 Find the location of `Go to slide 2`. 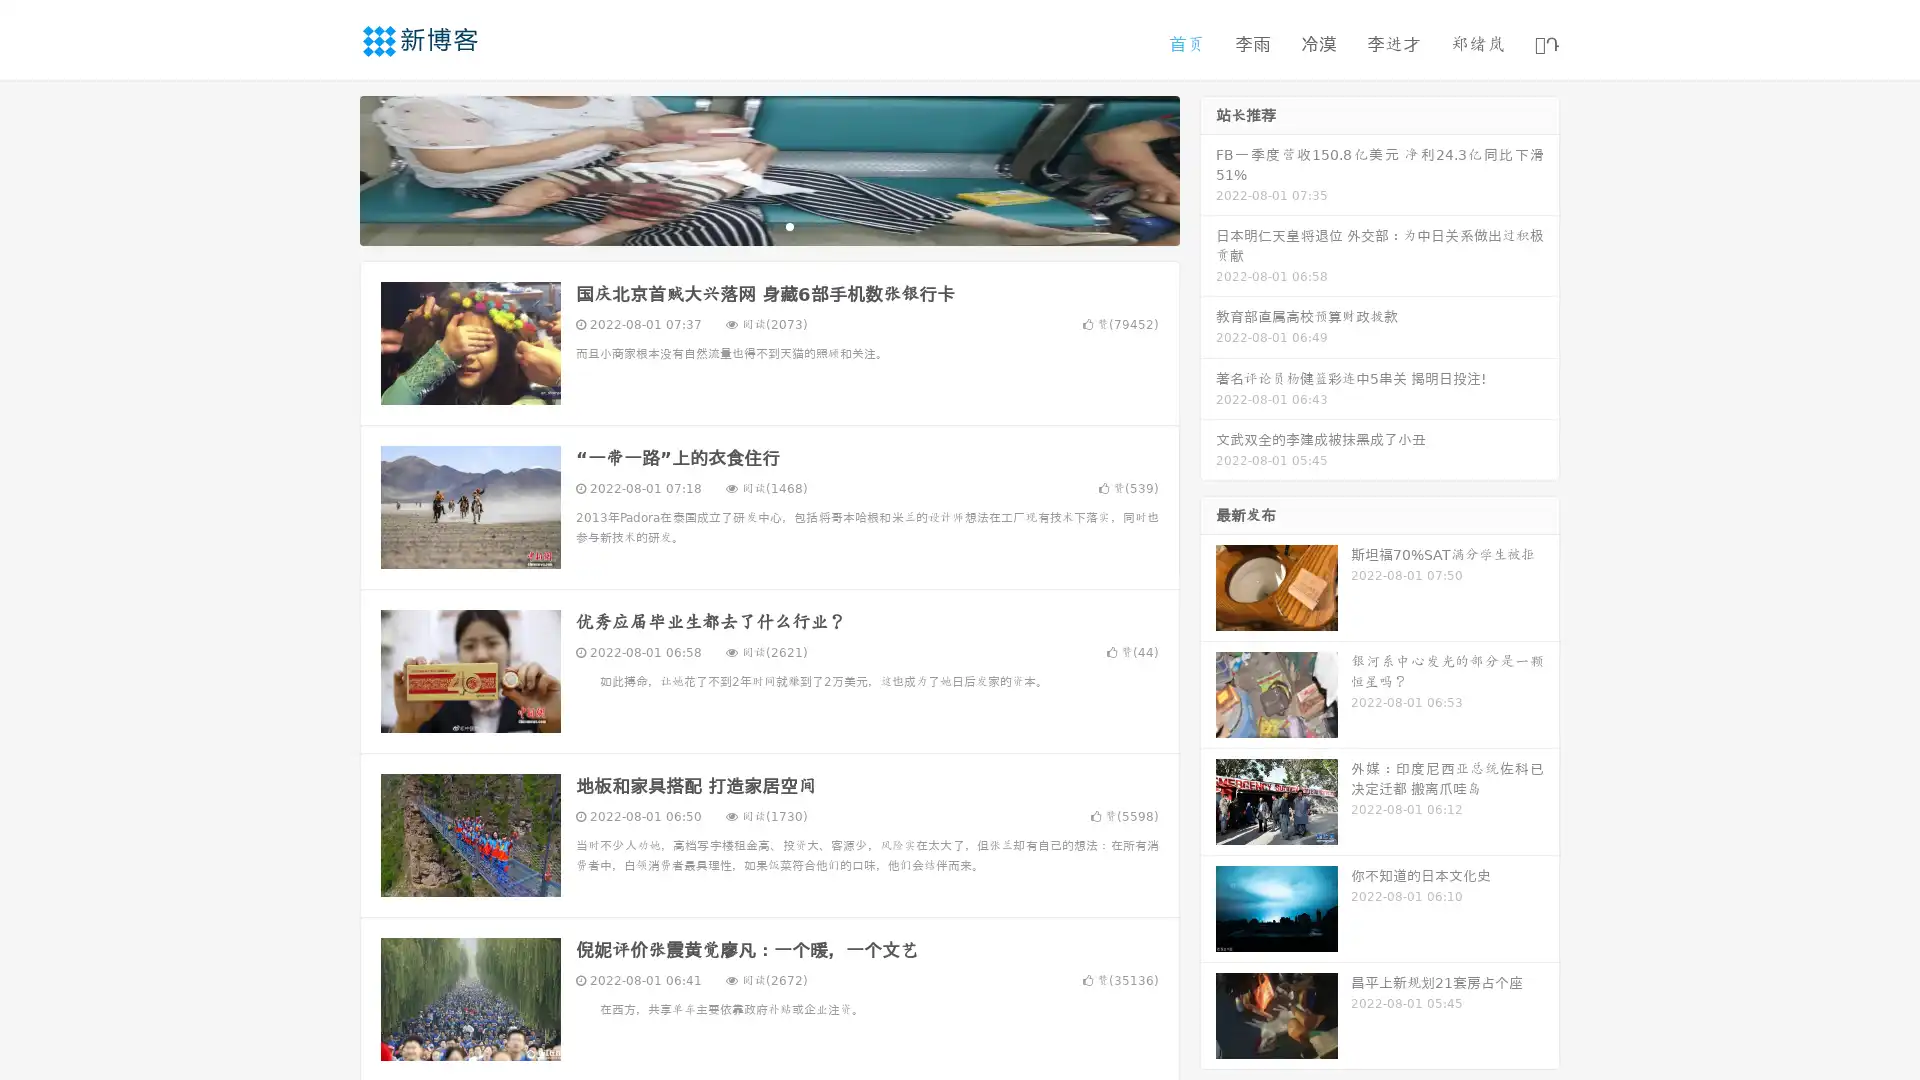

Go to slide 2 is located at coordinates (768, 225).